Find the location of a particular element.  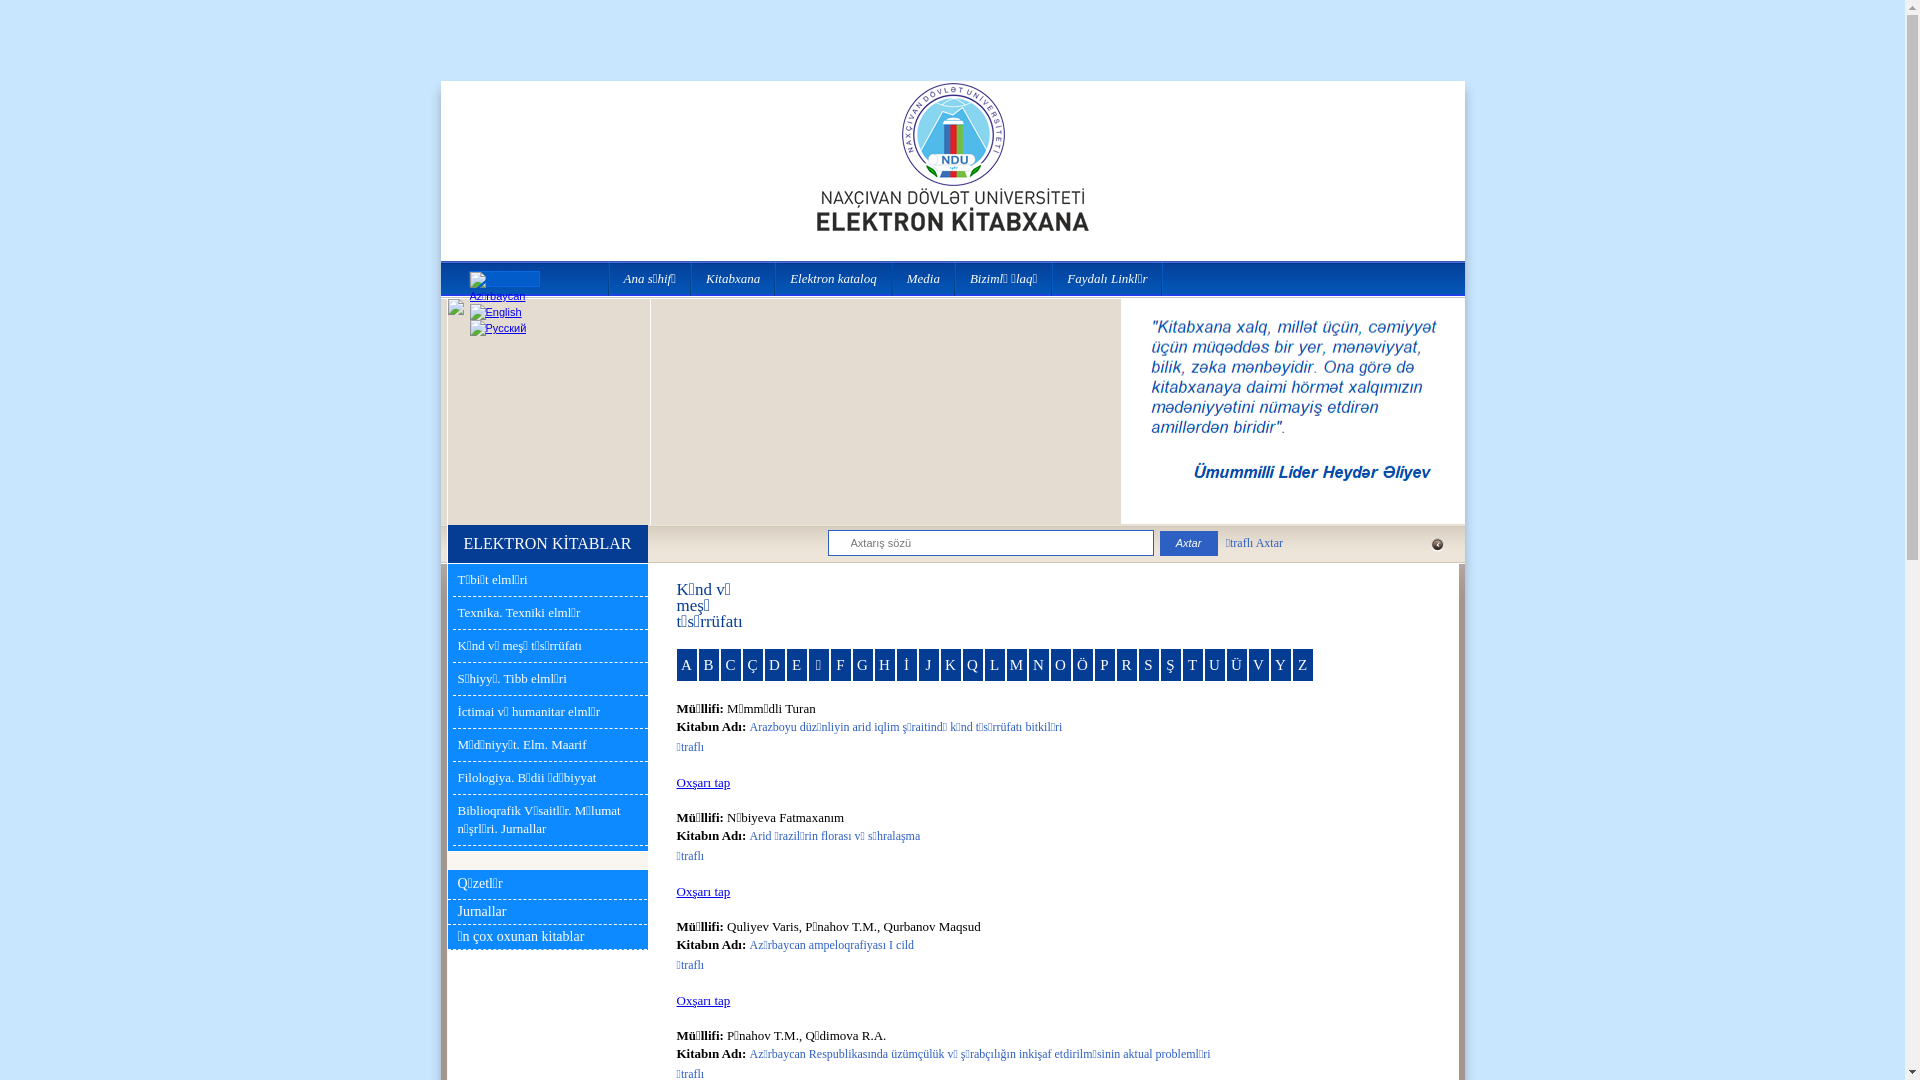

'R' is located at coordinates (1126, 664).